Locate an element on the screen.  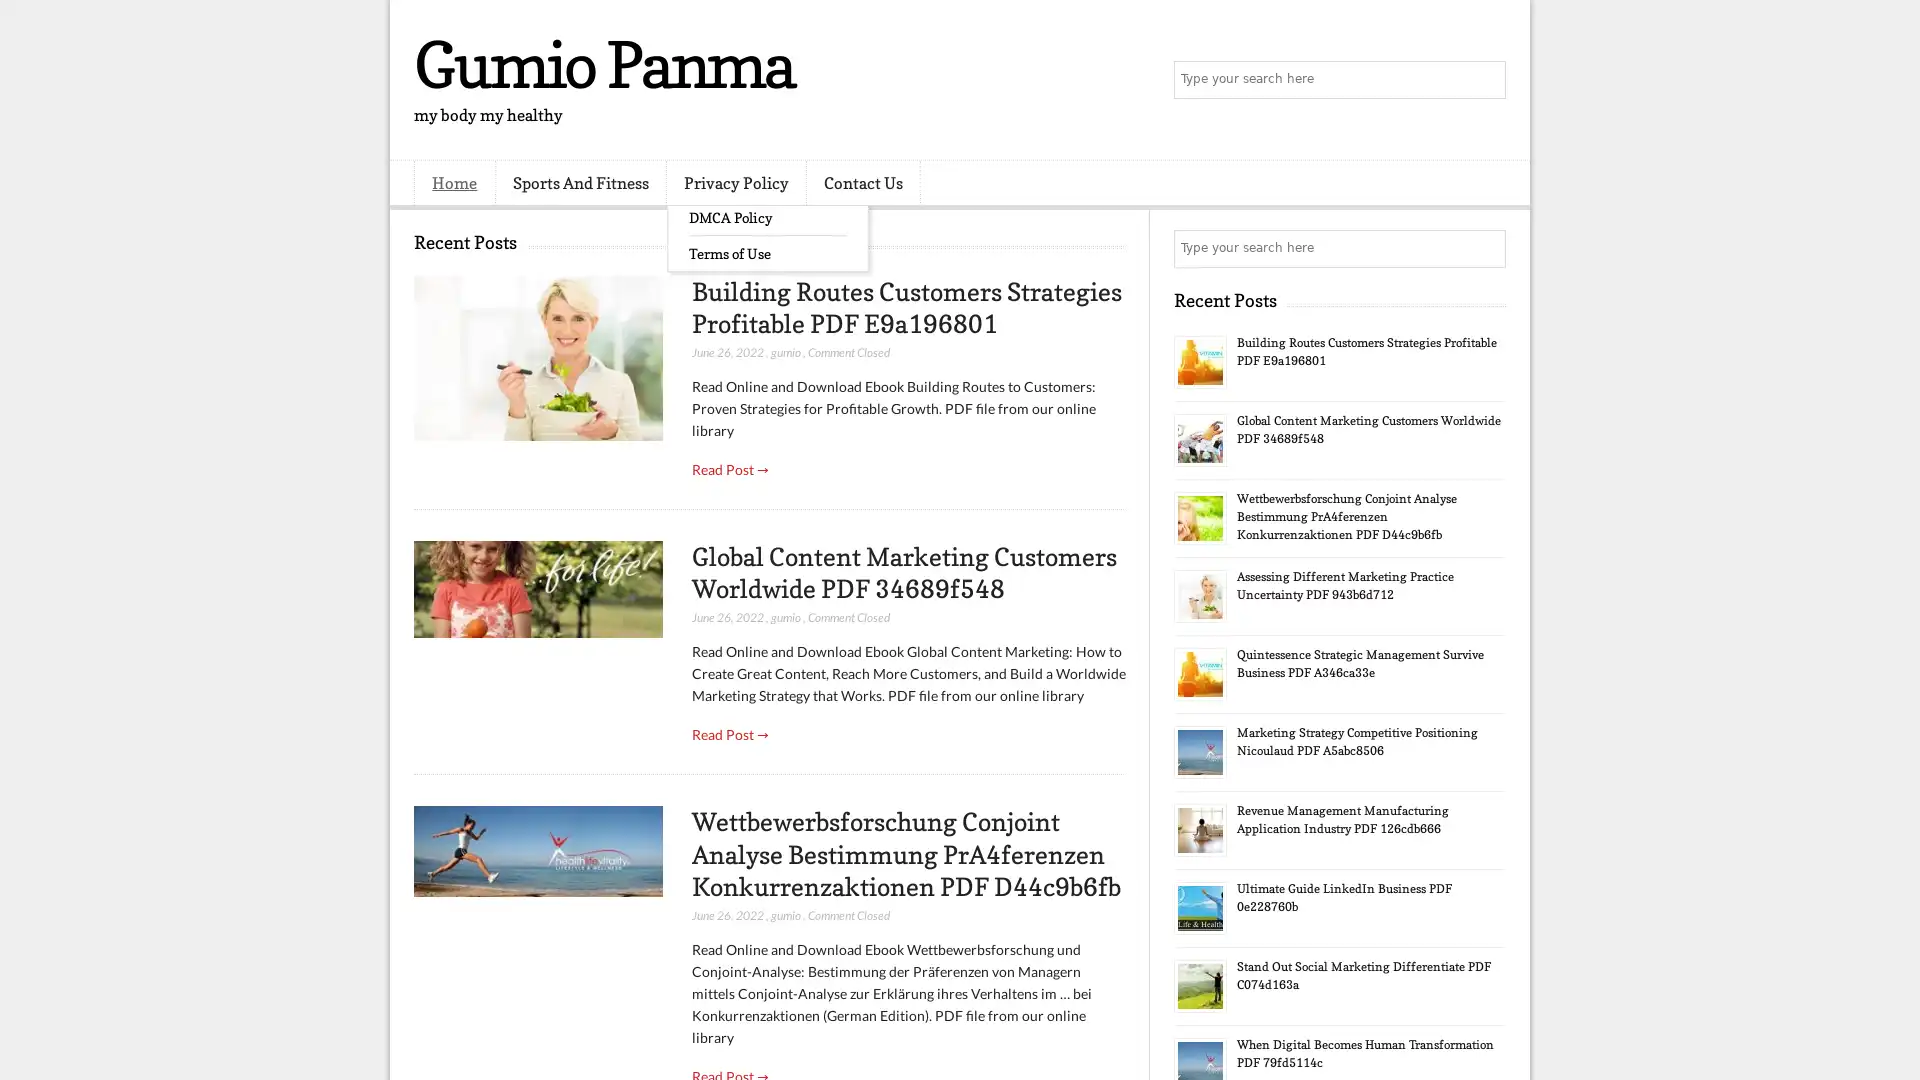
Search is located at coordinates (1485, 80).